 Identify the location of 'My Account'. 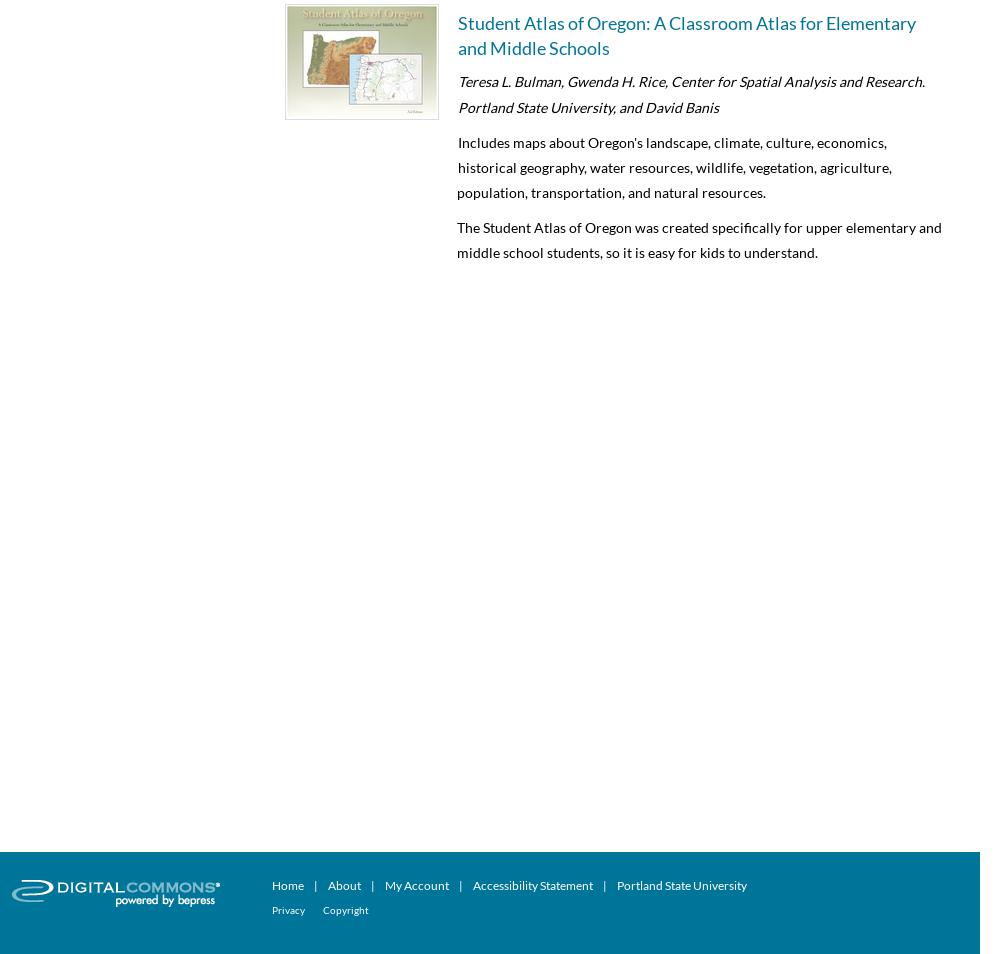
(383, 884).